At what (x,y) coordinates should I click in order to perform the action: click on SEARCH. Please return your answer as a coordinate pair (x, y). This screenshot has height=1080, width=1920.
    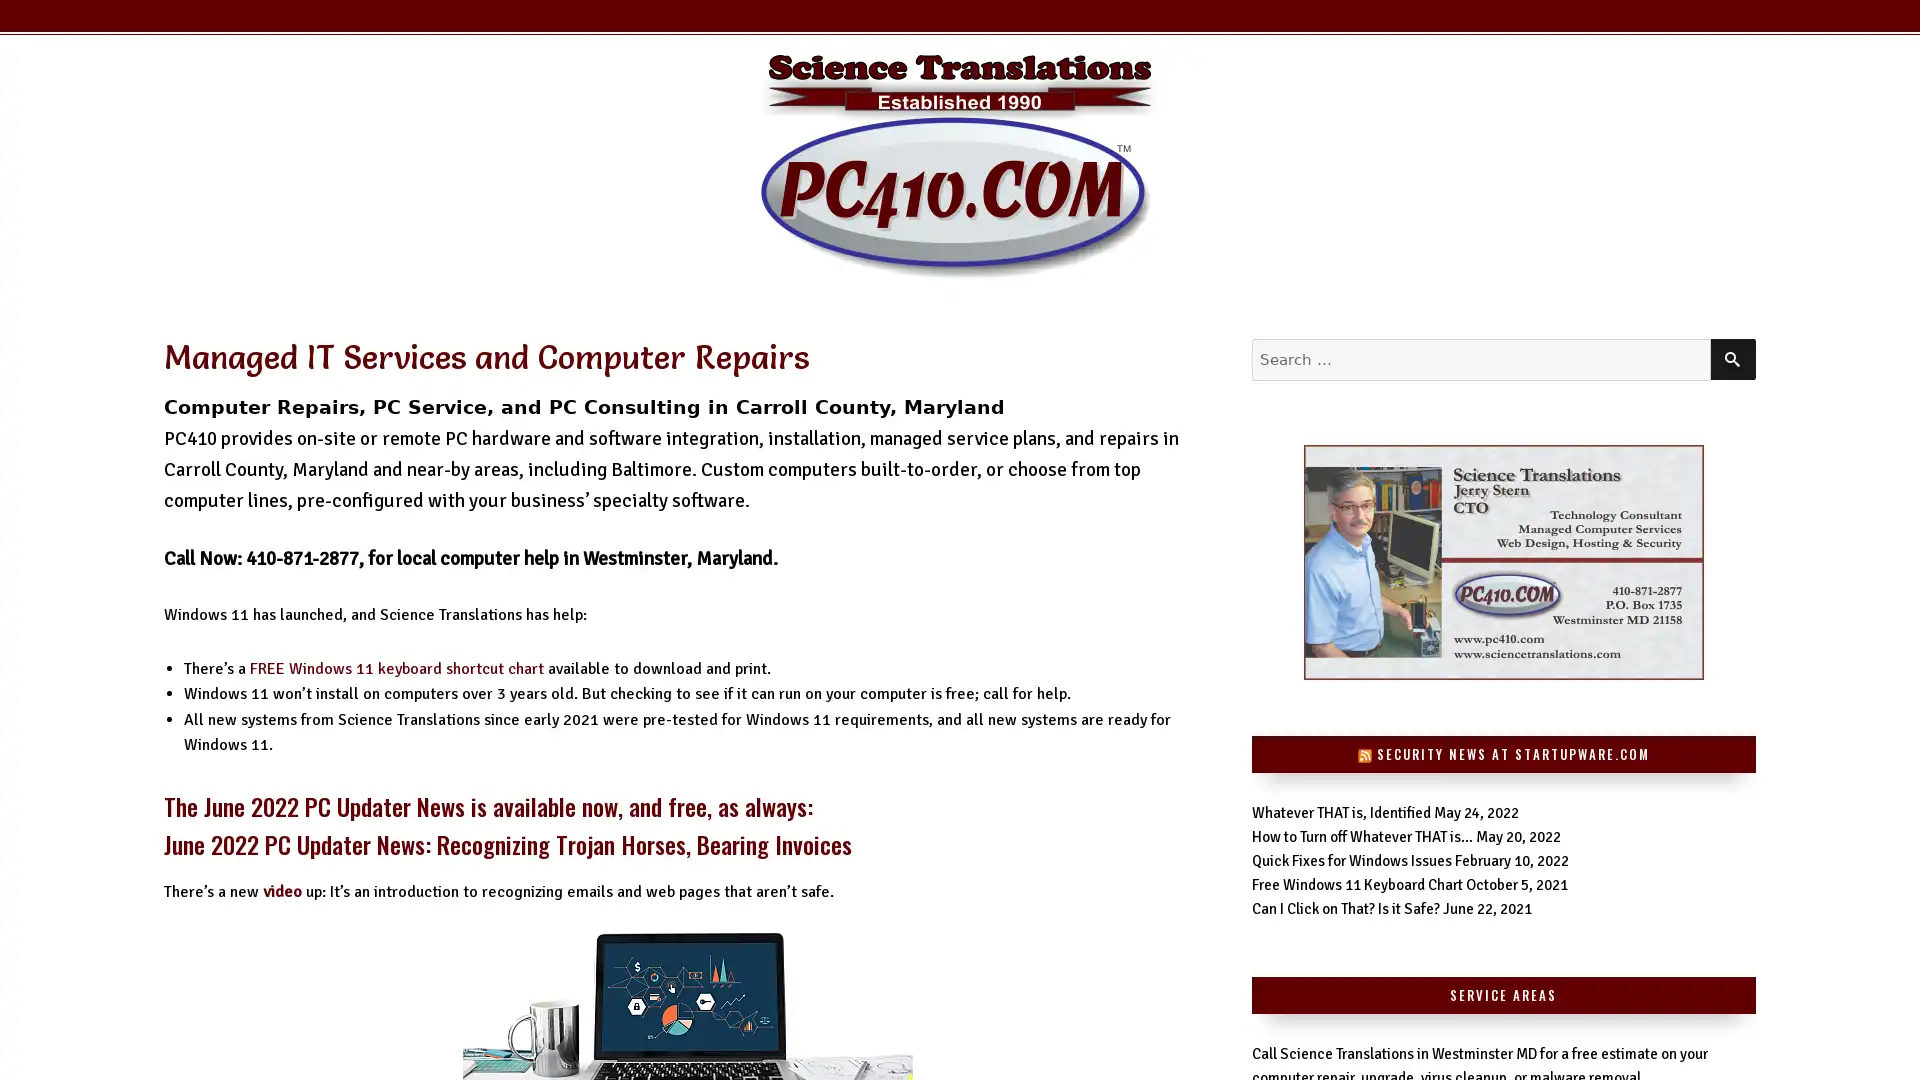
    Looking at the image, I should click on (1731, 358).